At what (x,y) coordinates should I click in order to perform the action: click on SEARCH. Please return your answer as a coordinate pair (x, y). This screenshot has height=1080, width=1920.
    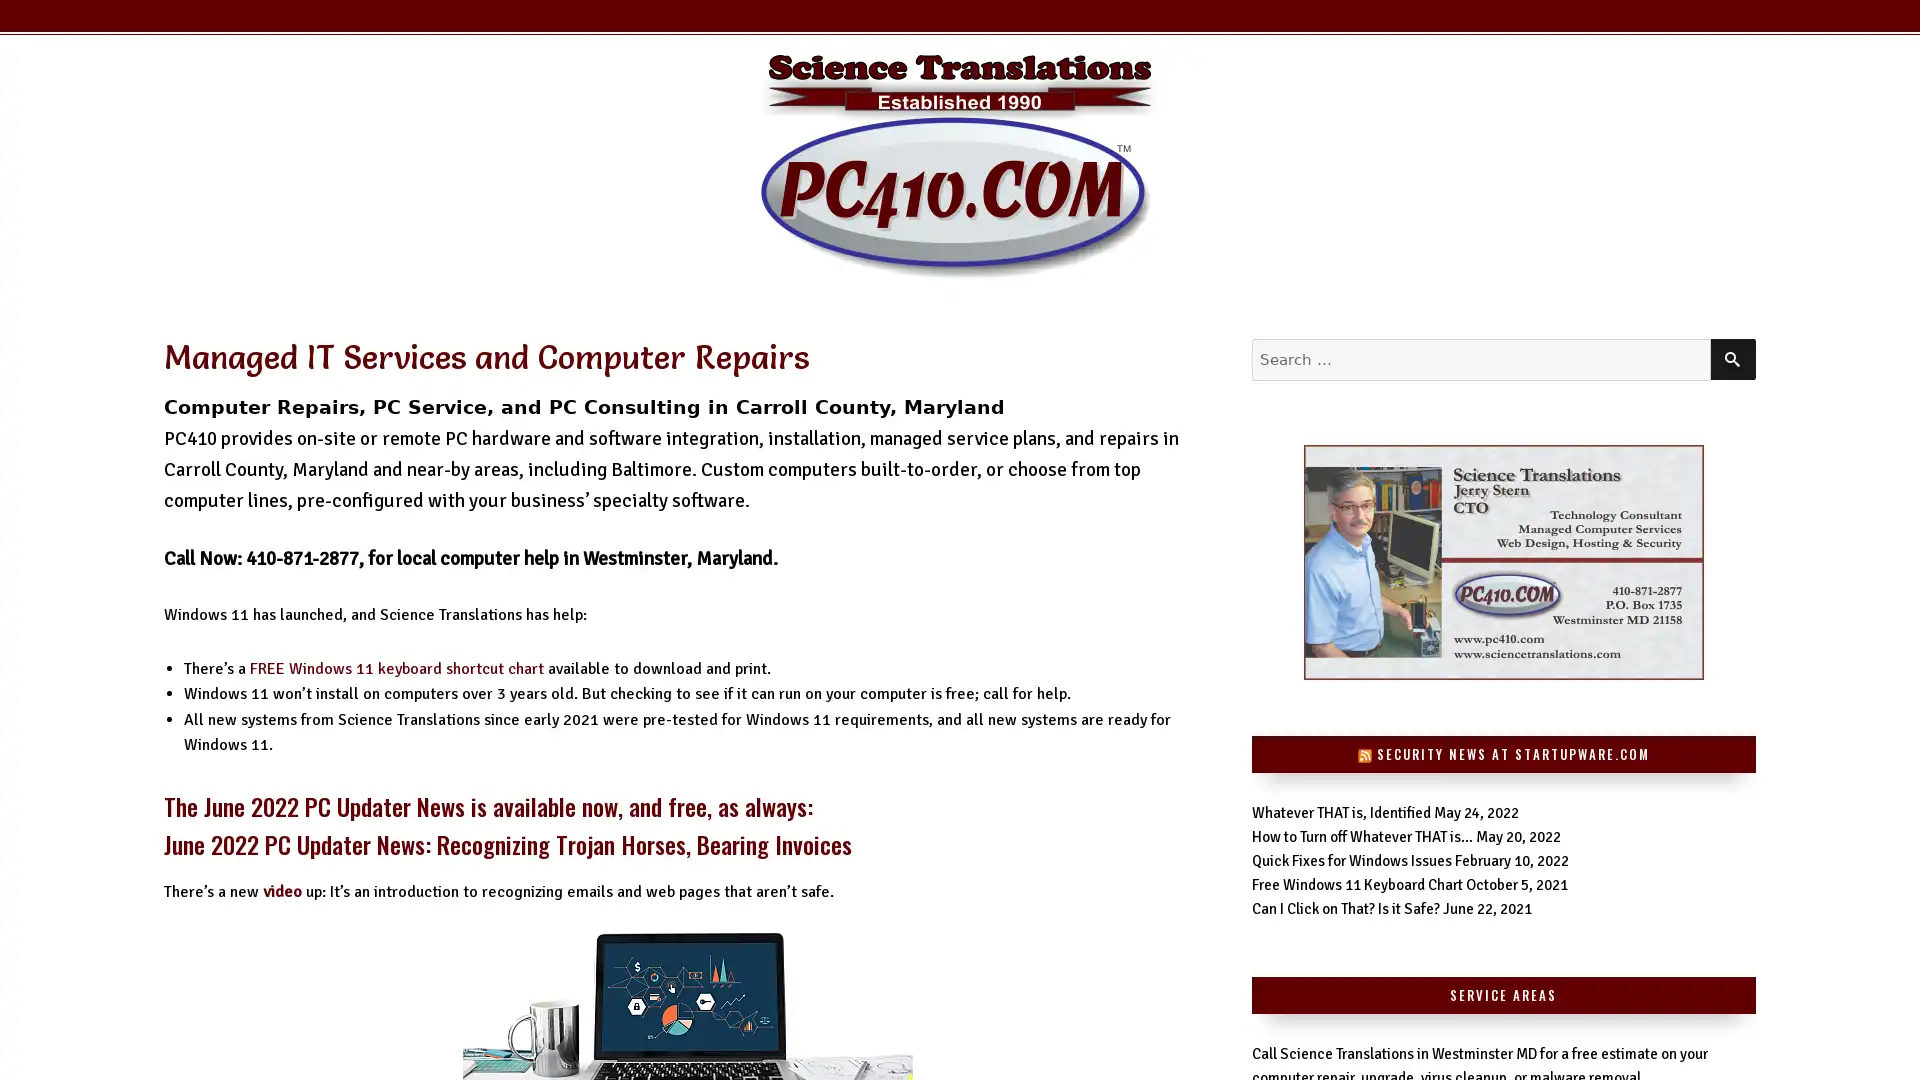
    Looking at the image, I should click on (1731, 358).